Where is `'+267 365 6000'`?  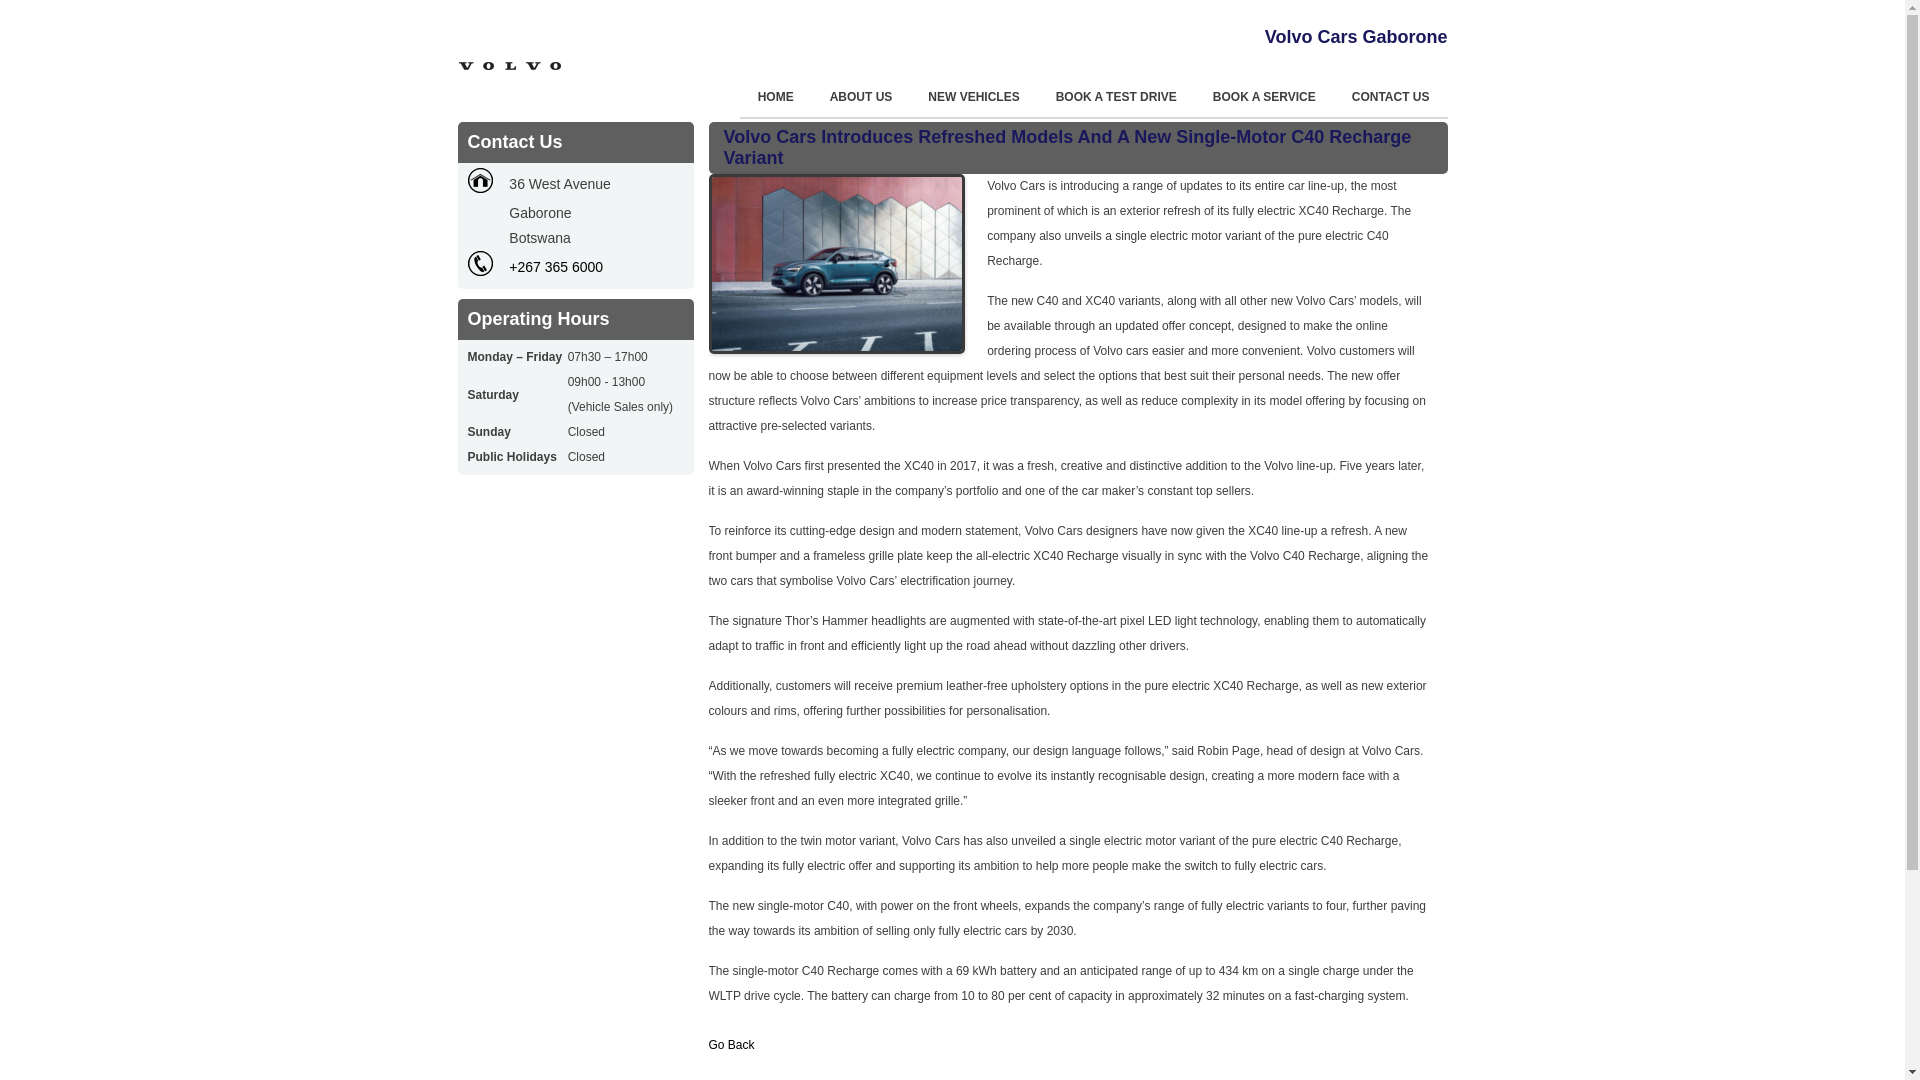
'+267 365 6000' is located at coordinates (556, 265).